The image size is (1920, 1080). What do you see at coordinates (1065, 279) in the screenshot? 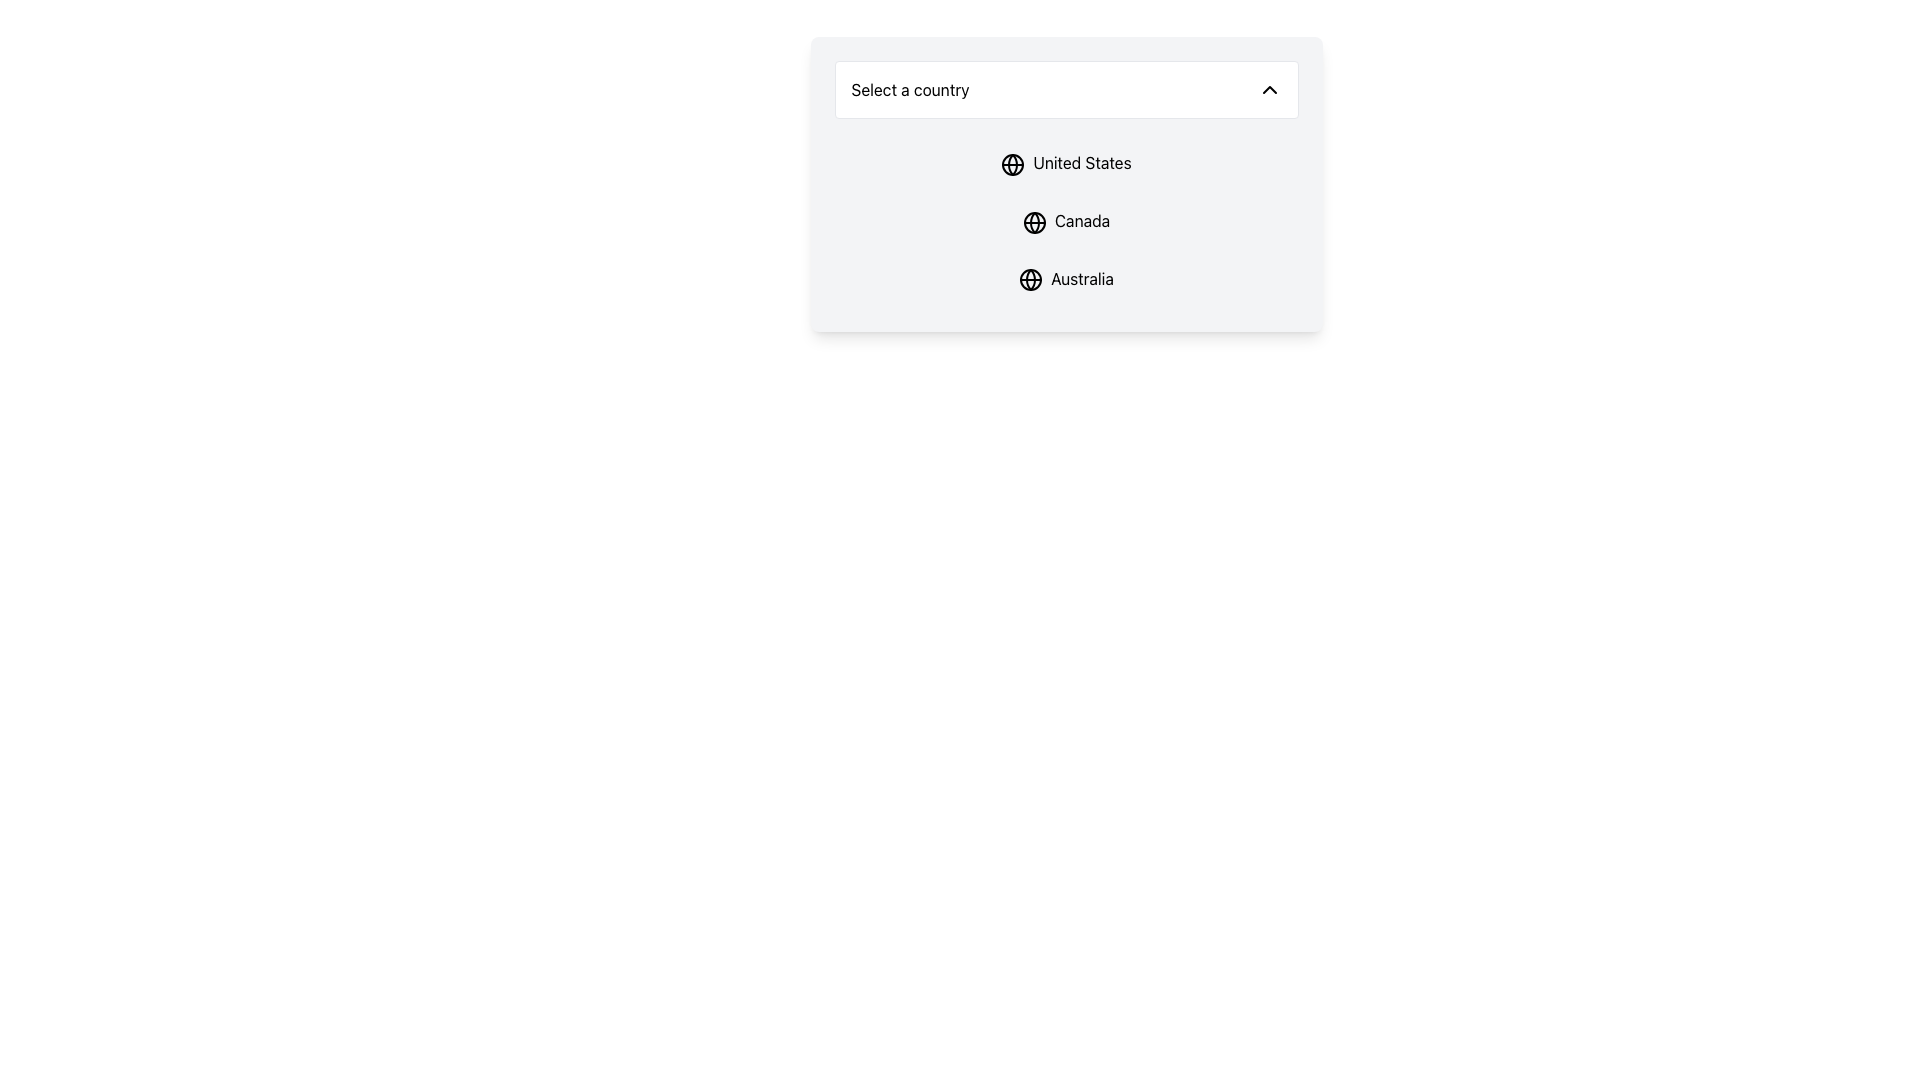
I see `the selectable list item labeled 'Australia'` at bounding box center [1065, 279].